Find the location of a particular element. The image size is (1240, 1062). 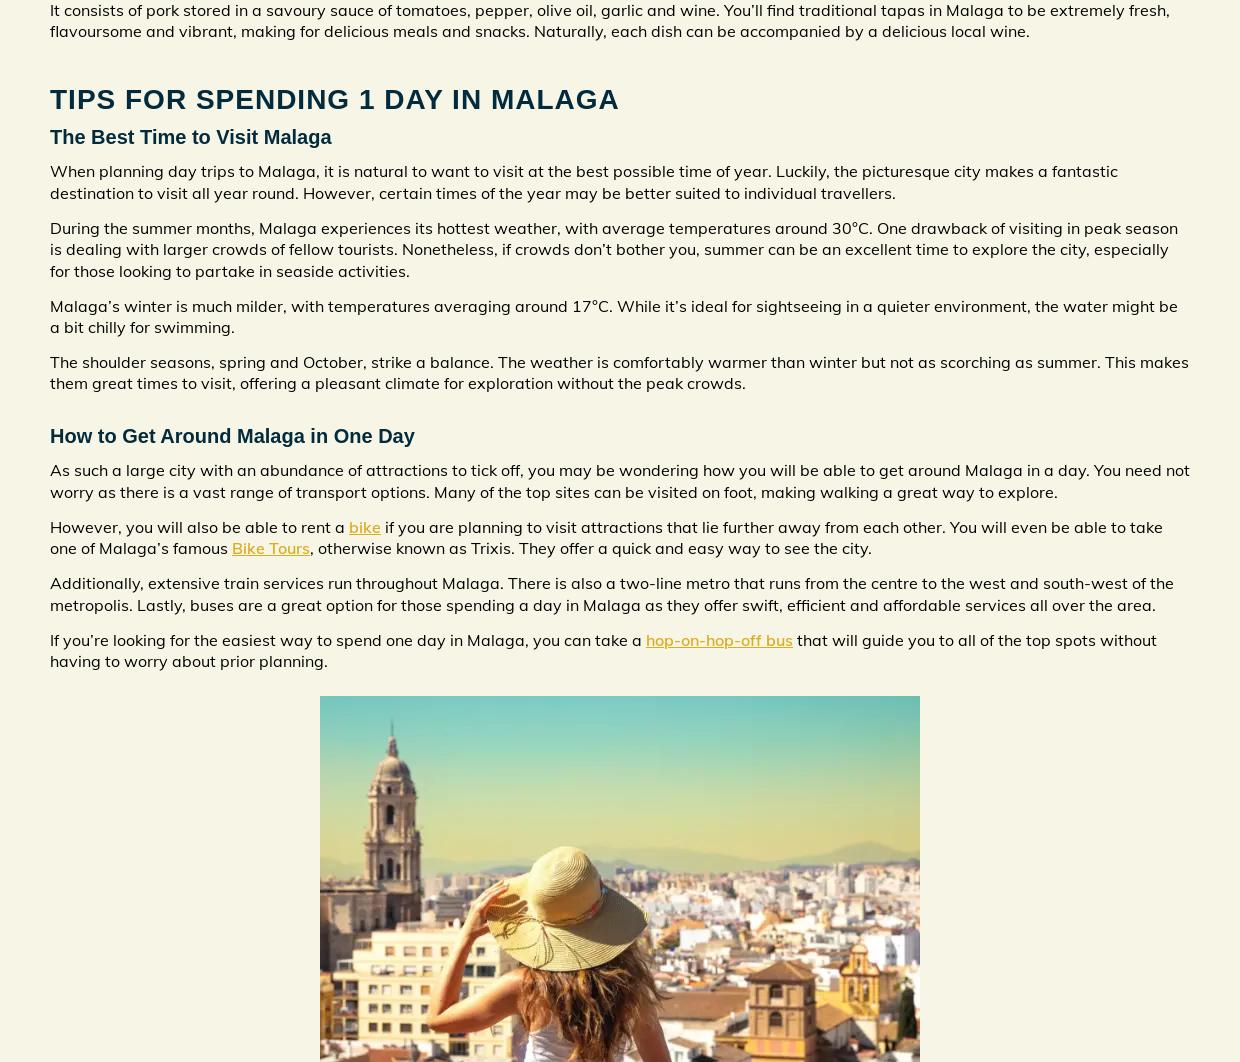

'bike' is located at coordinates (348, 525).